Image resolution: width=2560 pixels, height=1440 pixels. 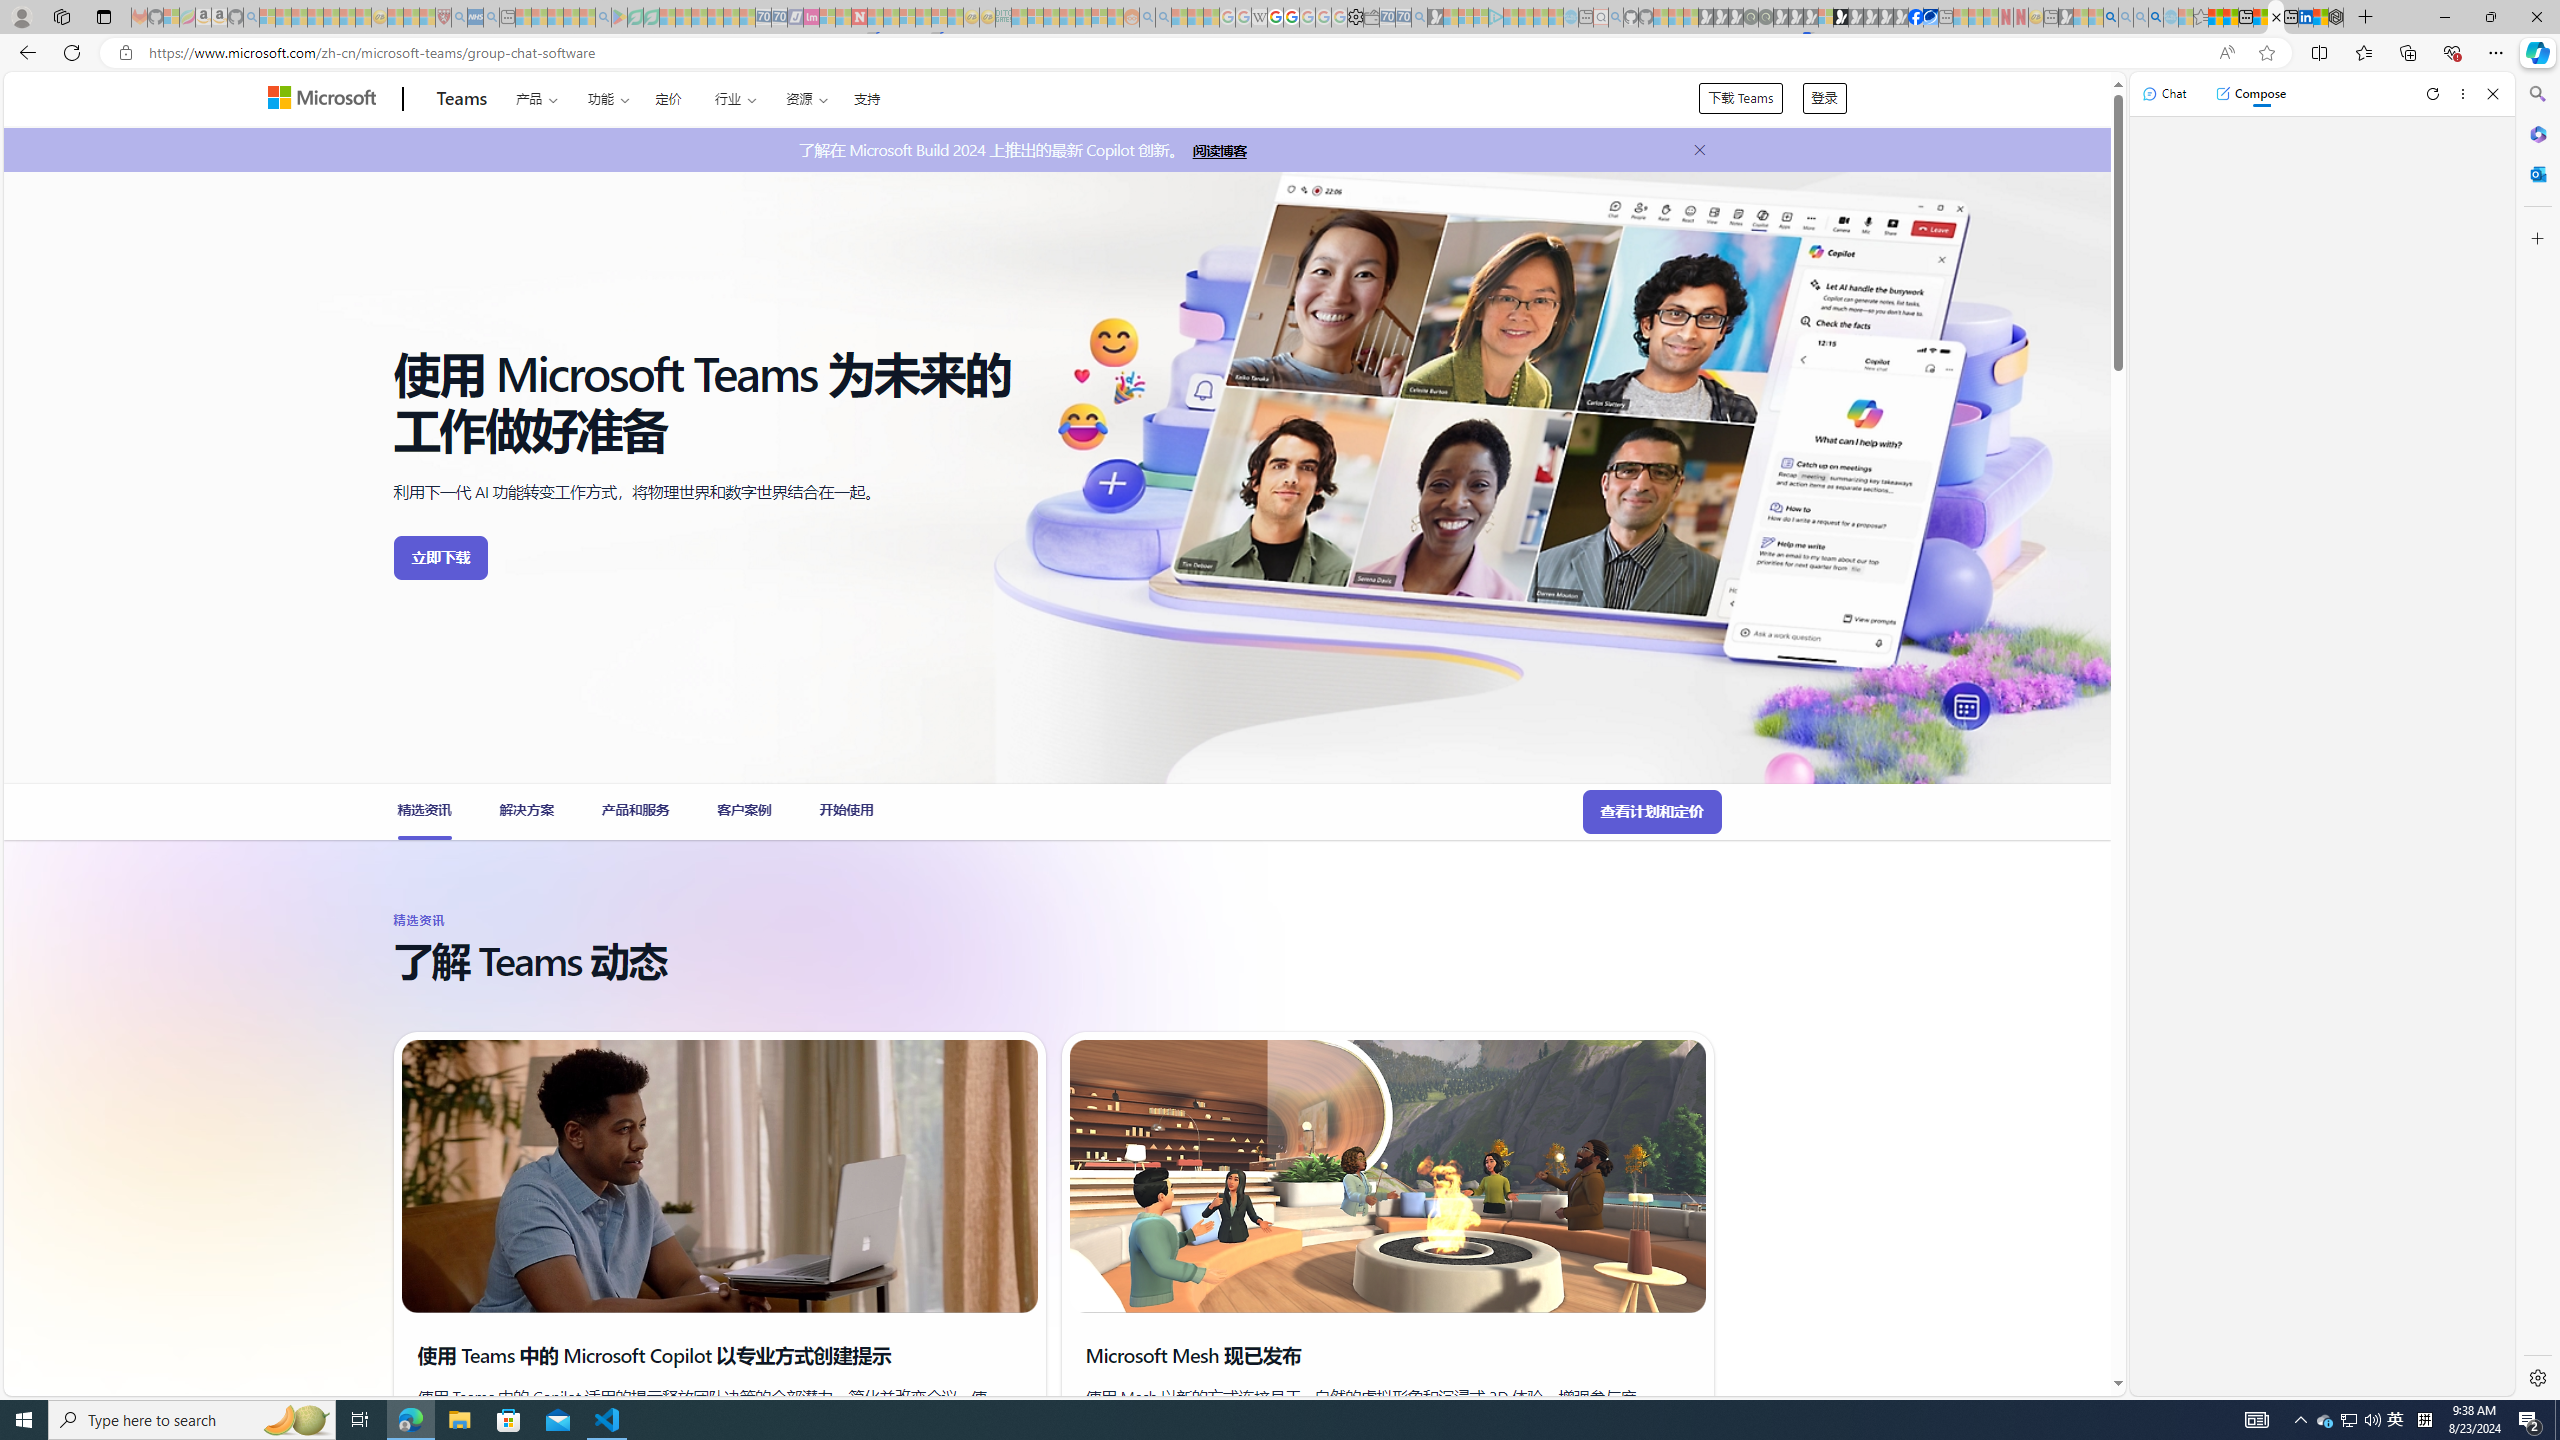 I want to click on 'The Weather Channel - MSN - Sleeping', so click(x=298, y=16).